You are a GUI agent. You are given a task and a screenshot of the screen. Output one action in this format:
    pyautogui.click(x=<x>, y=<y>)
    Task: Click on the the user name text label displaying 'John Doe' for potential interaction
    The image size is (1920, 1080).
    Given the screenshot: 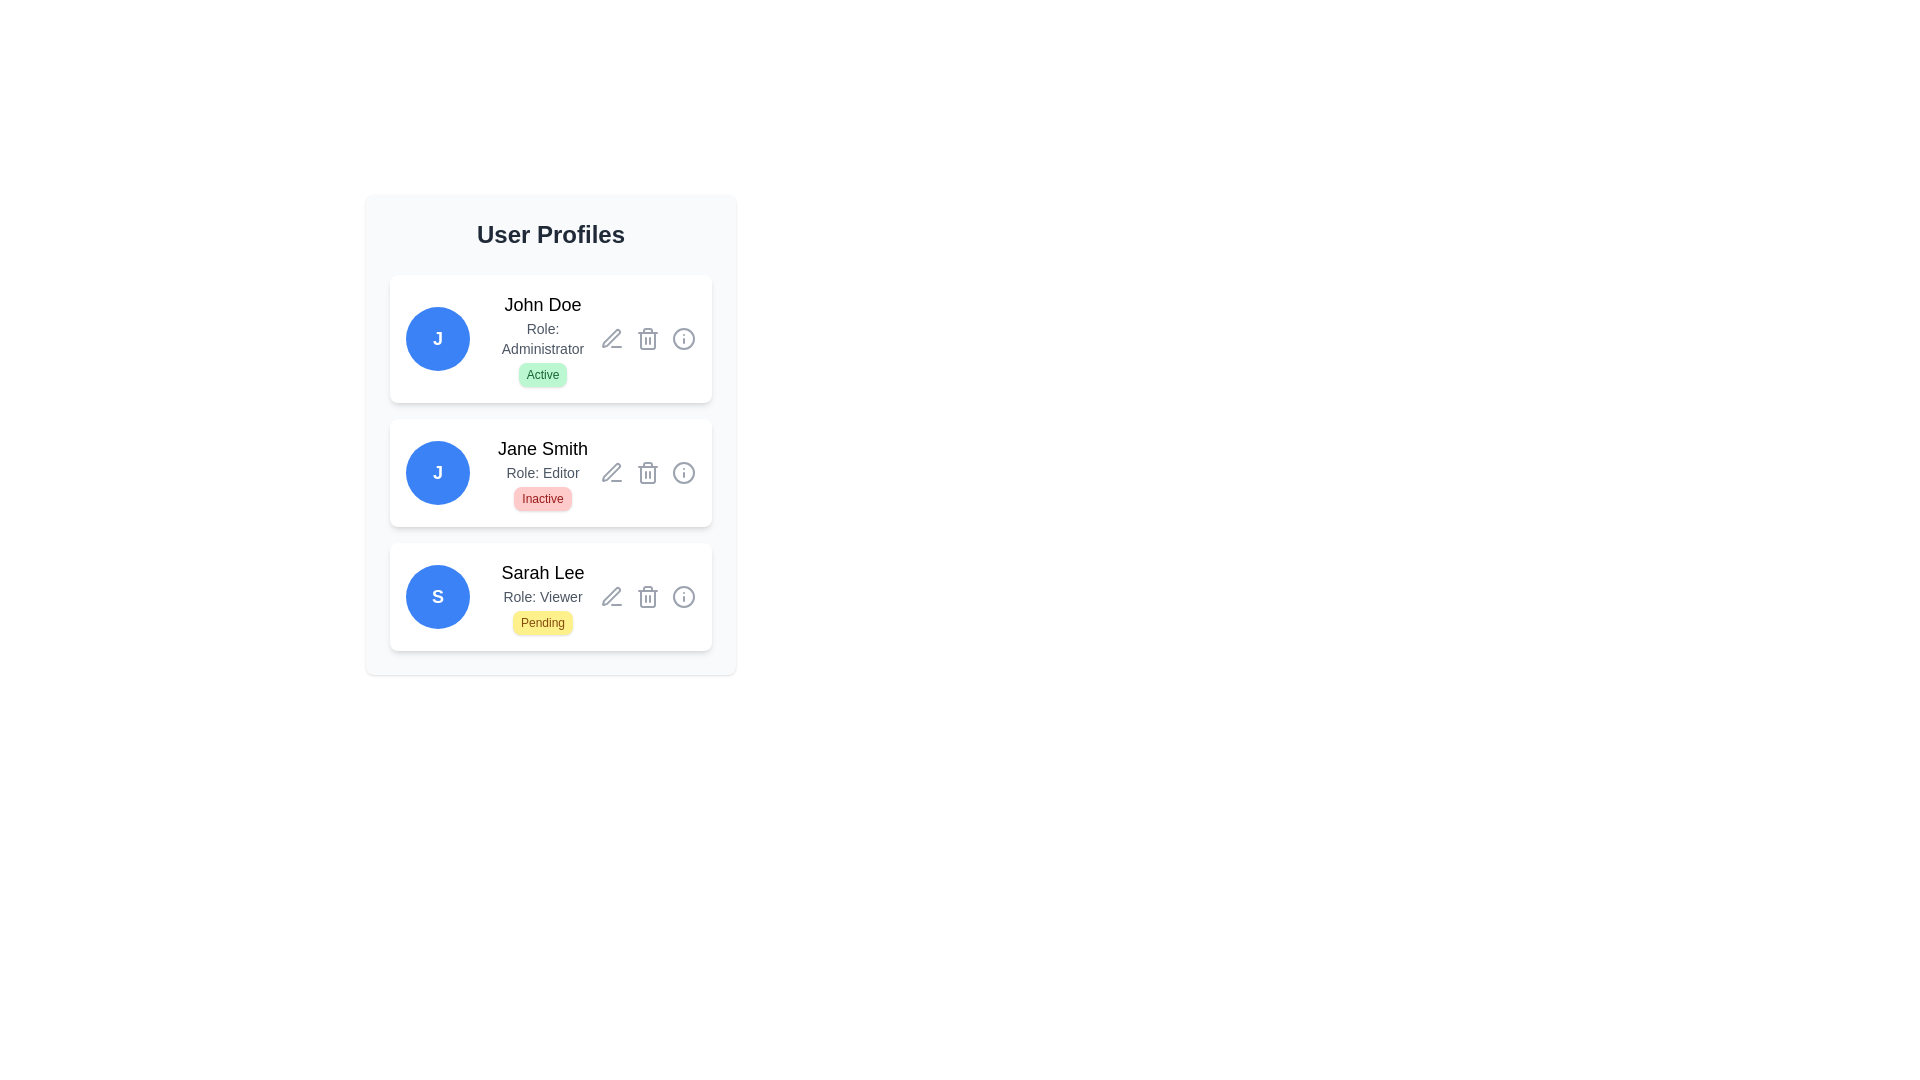 What is the action you would take?
    pyautogui.click(x=542, y=304)
    